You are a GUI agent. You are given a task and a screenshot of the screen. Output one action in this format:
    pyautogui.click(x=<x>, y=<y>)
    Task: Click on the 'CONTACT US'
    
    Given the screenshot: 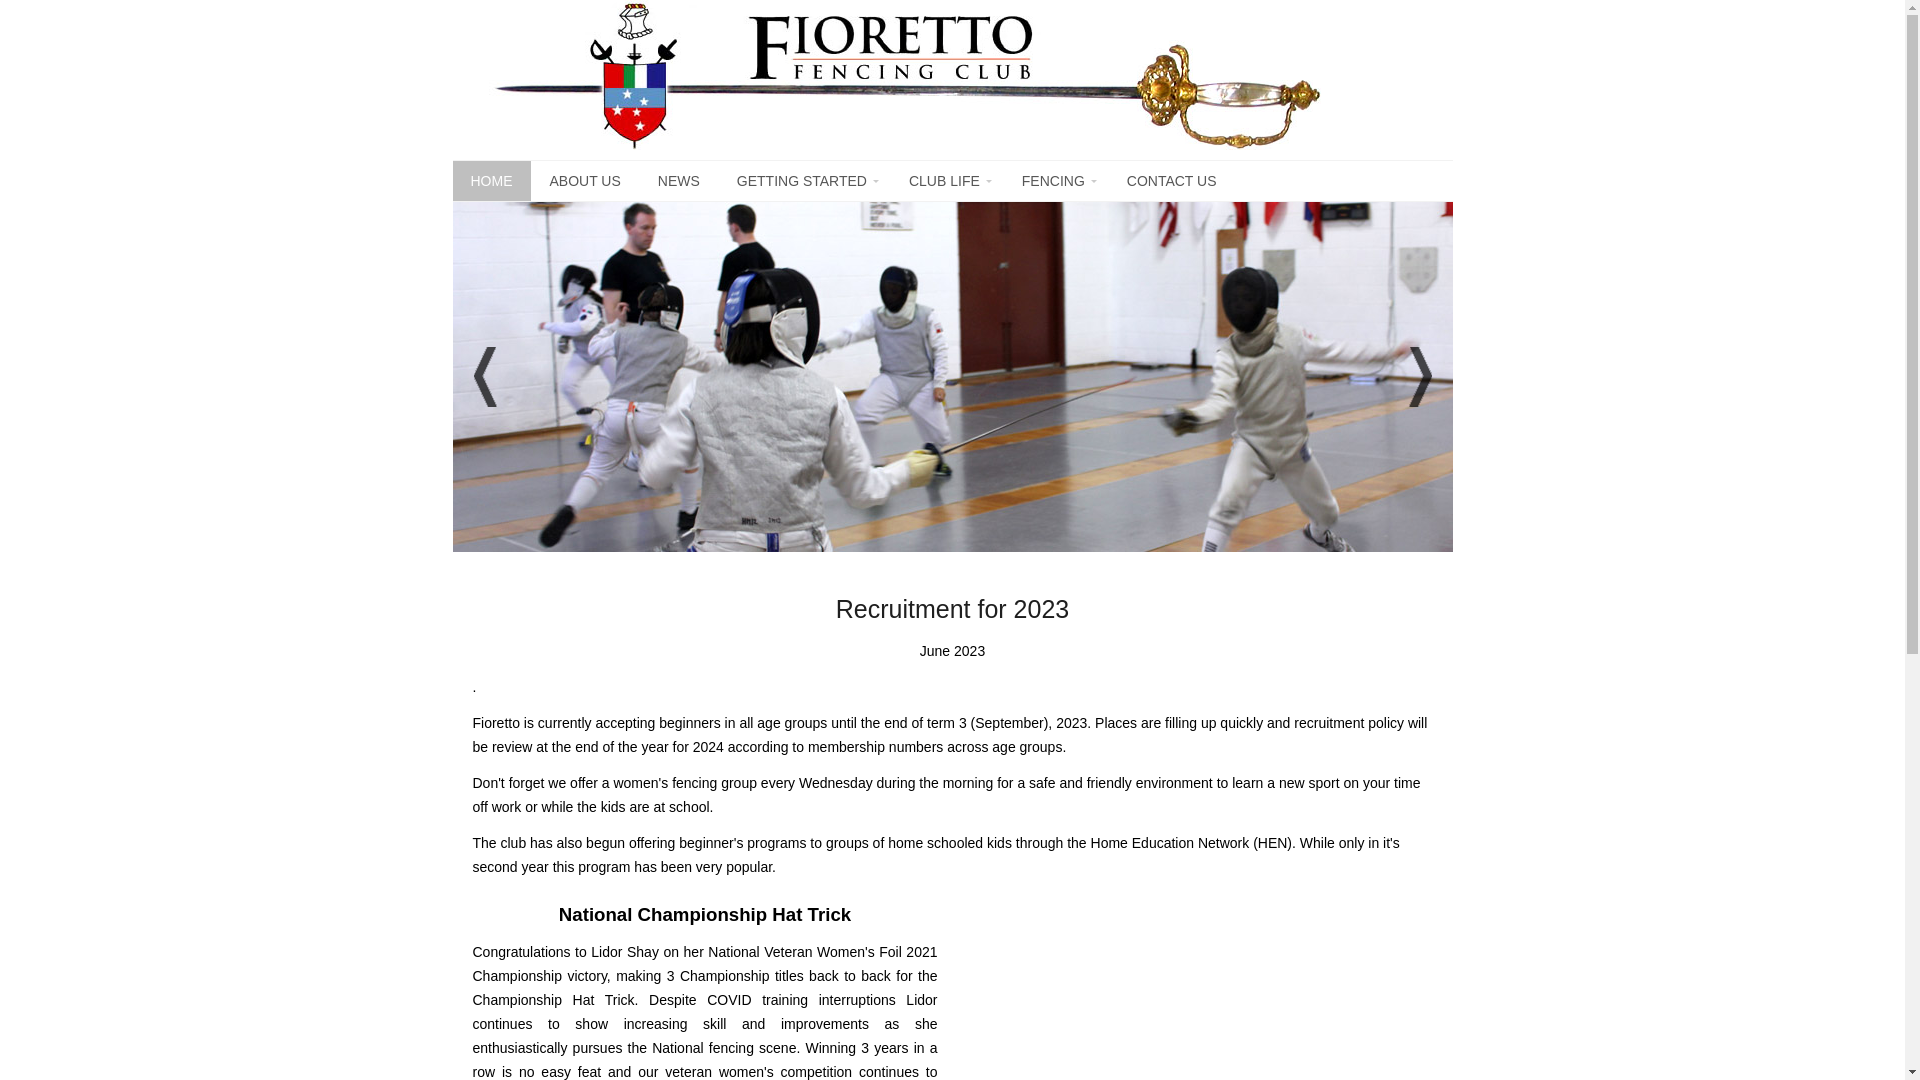 What is the action you would take?
    pyautogui.click(x=1171, y=181)
    